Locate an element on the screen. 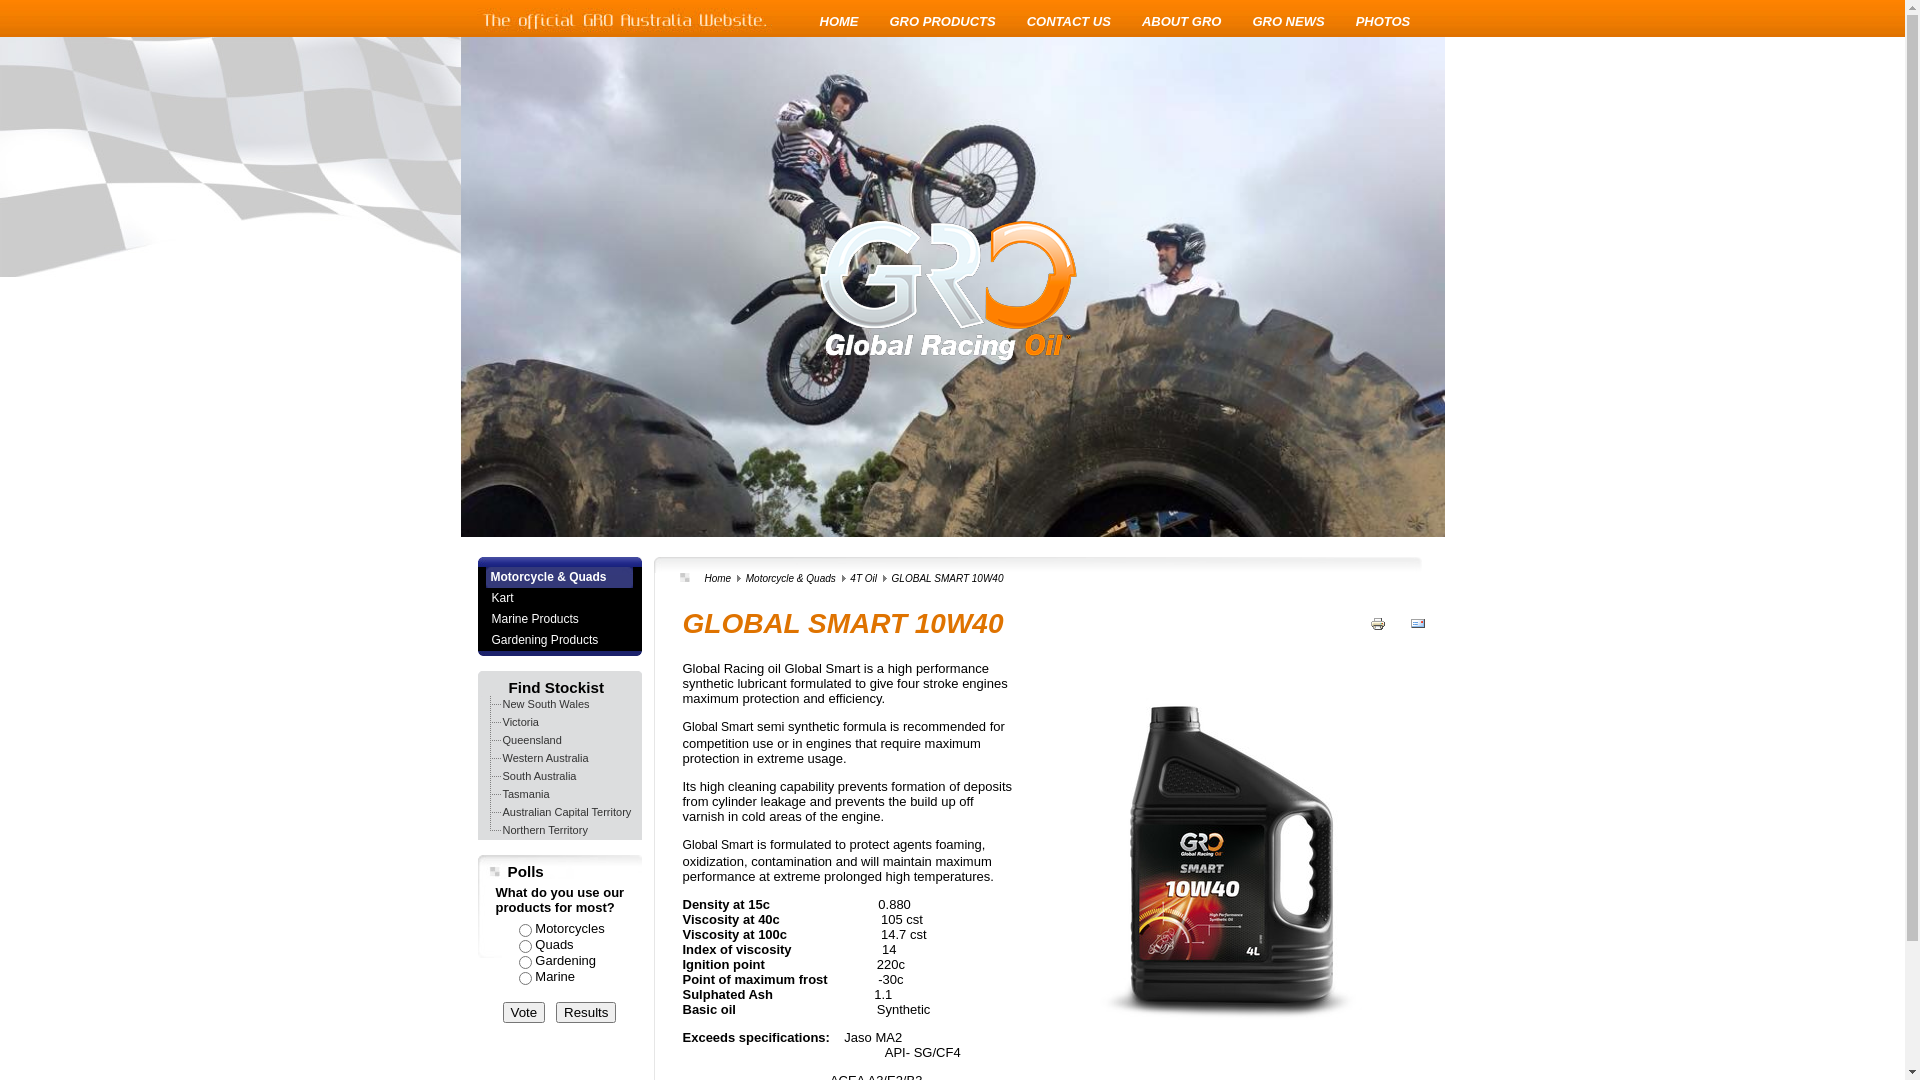  'Marine Products' is located at coordinates (558, 618).